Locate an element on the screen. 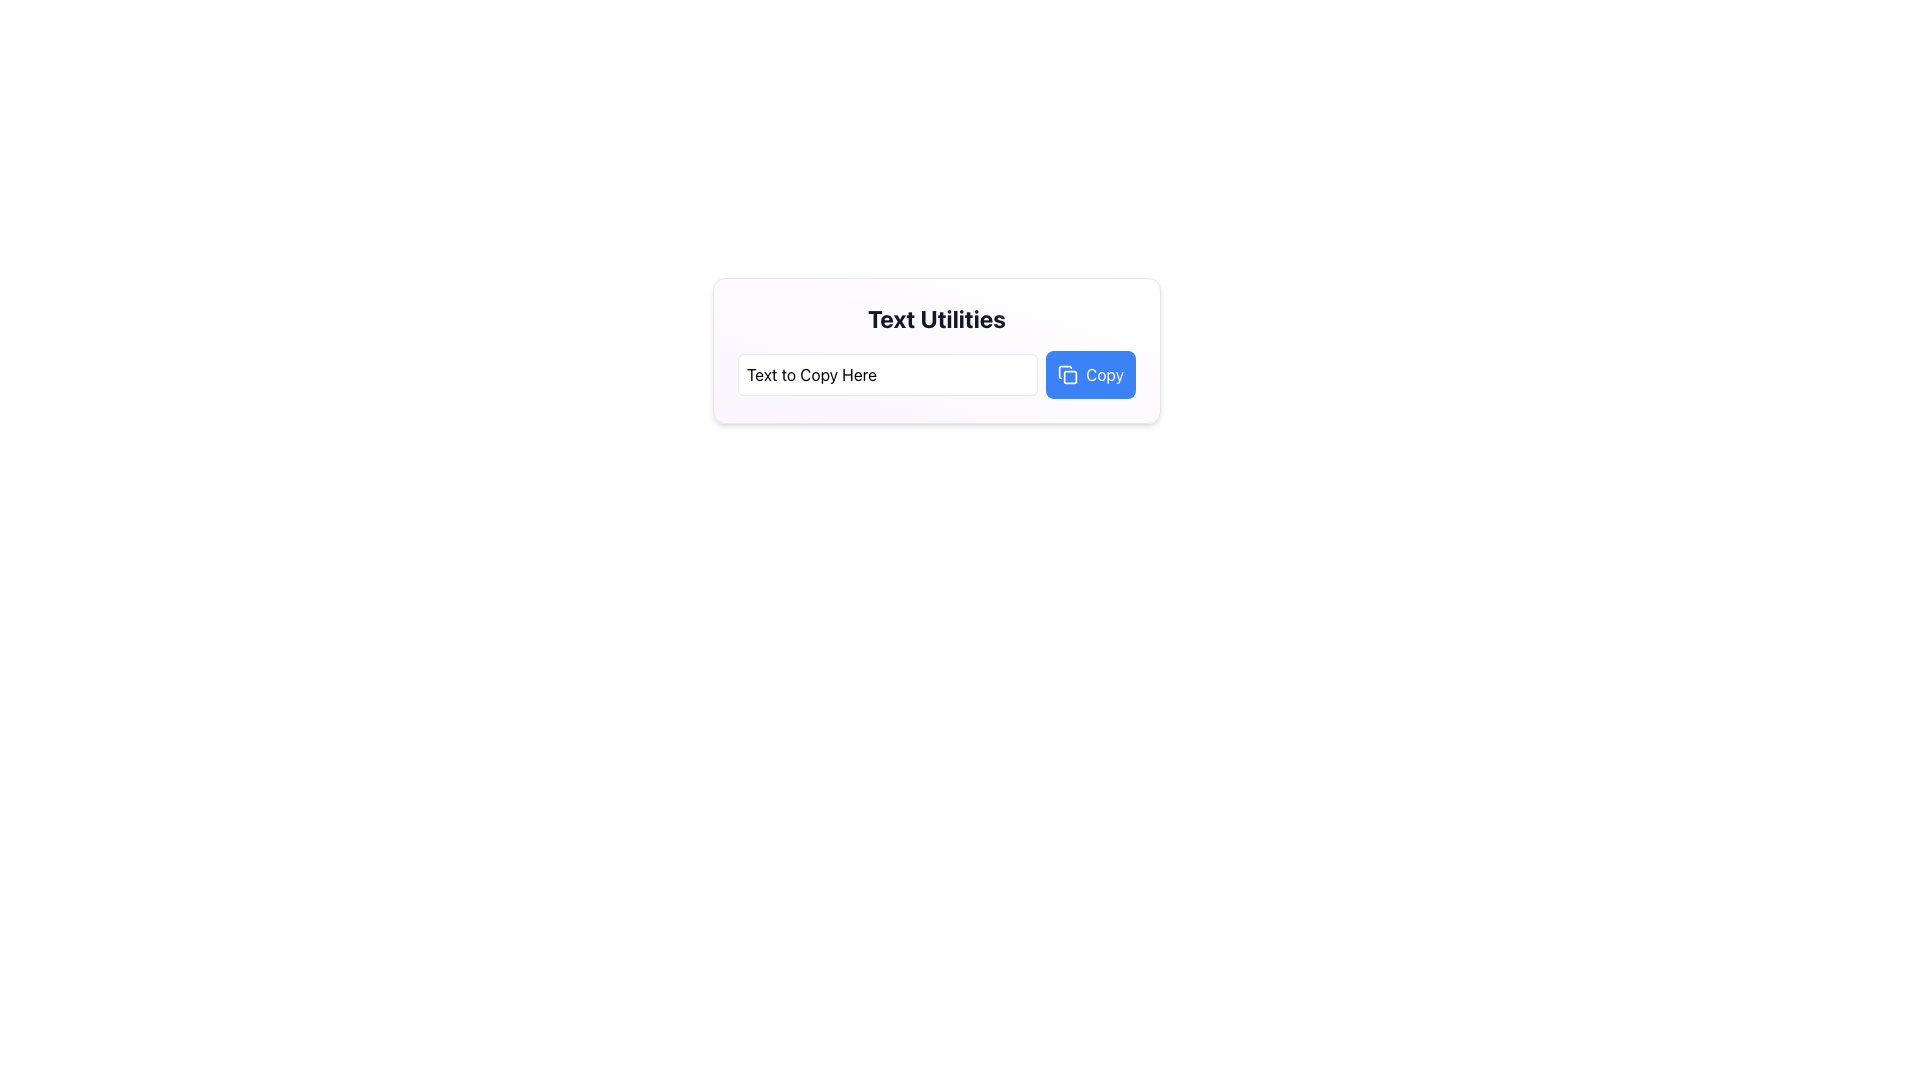 This screenshot has width=1920, height=1080. the copy icon within the blue 'Copy' button located at the far-right side of the text input field in the centered card is located at coordinates (1067, 374).